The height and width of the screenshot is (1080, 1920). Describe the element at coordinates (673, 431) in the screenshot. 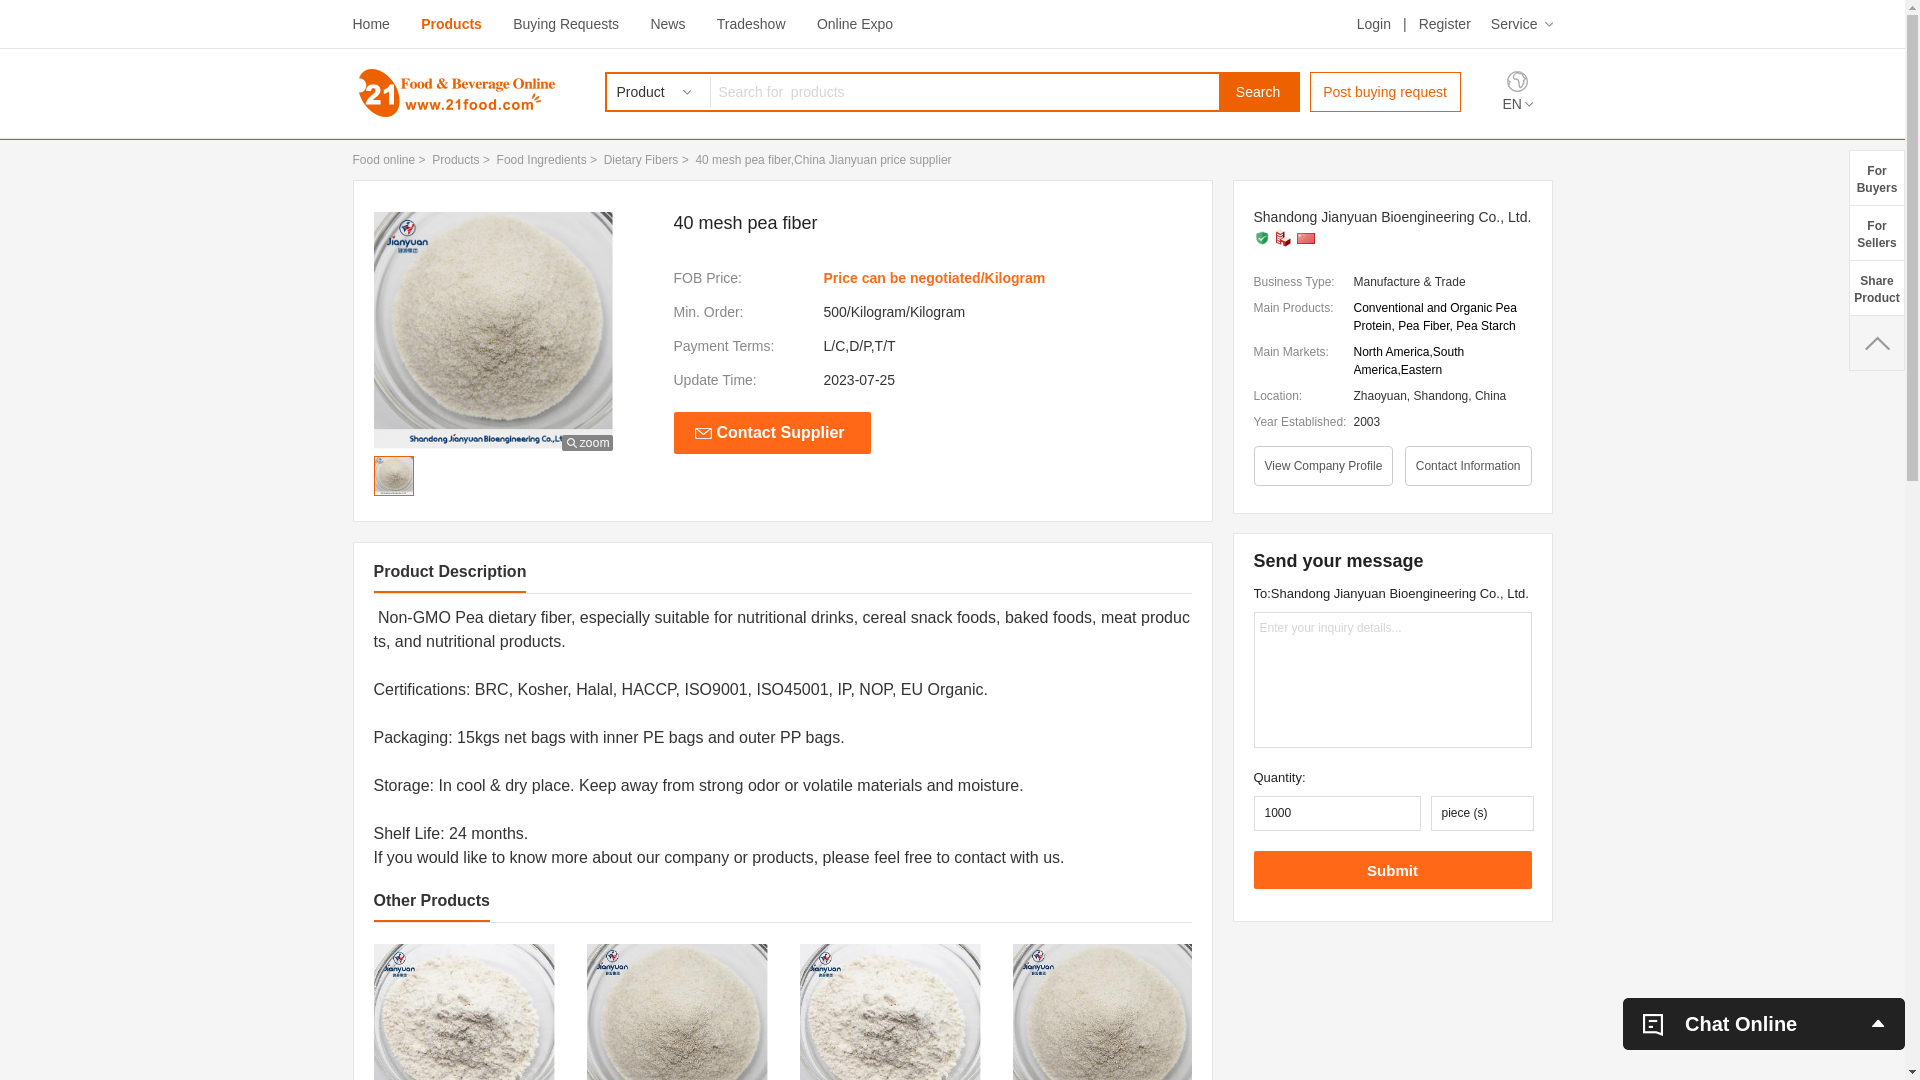

I see `'Contact Supplier'` at that location.